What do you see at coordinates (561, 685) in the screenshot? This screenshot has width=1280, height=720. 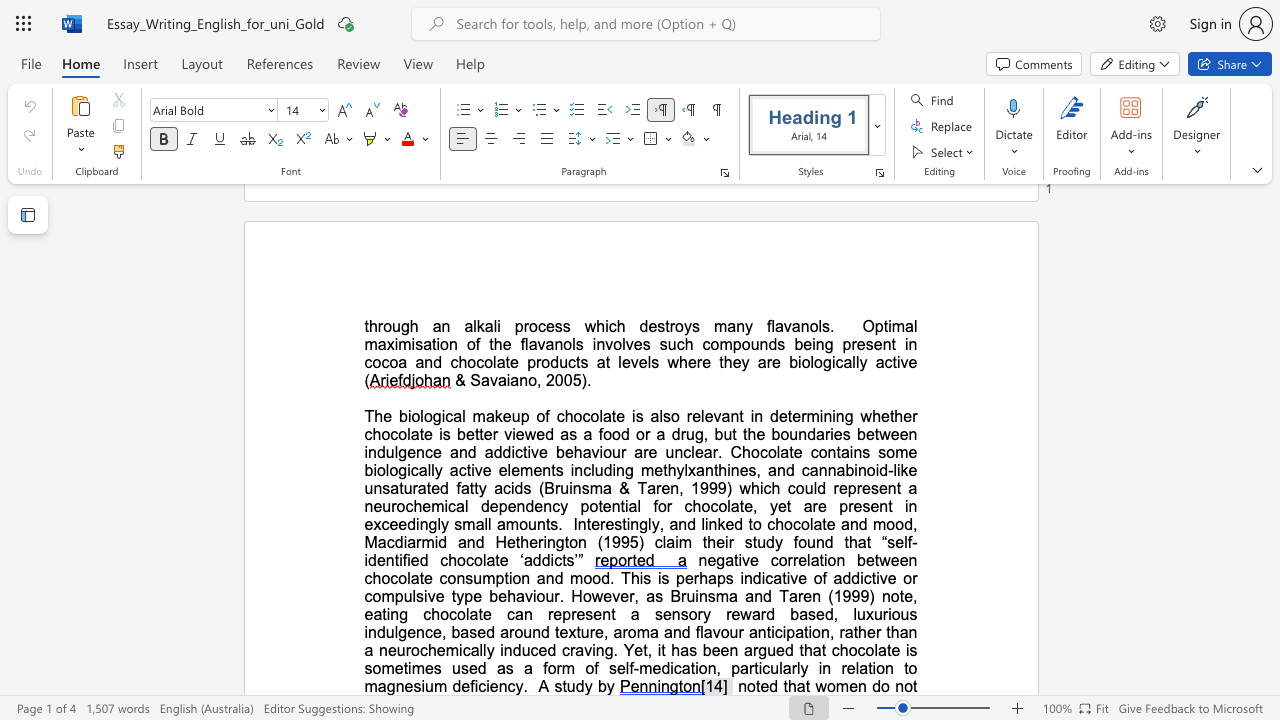 I see `the subset text "tud" within the text "A study by"` at bounding box center [561, 685].